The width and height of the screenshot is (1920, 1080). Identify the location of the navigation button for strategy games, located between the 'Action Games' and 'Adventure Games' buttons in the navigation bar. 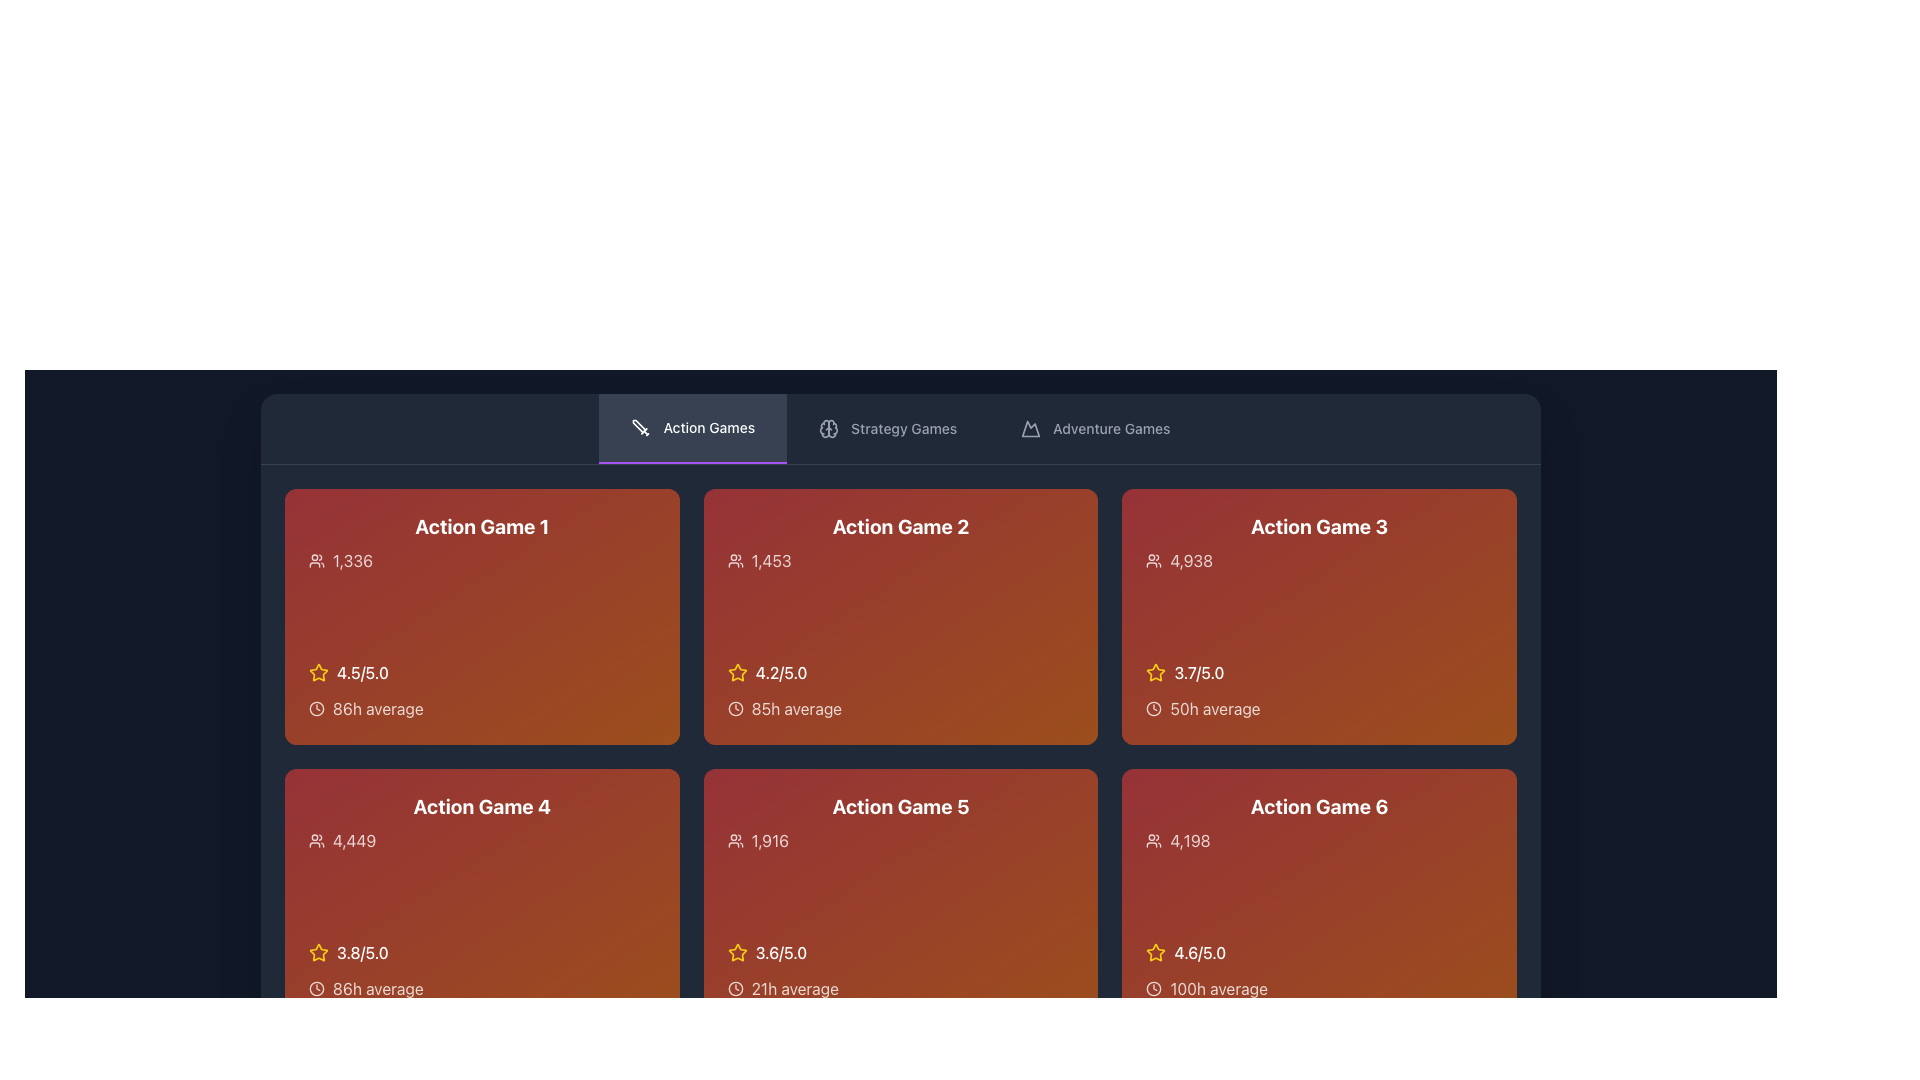
(887, 427).